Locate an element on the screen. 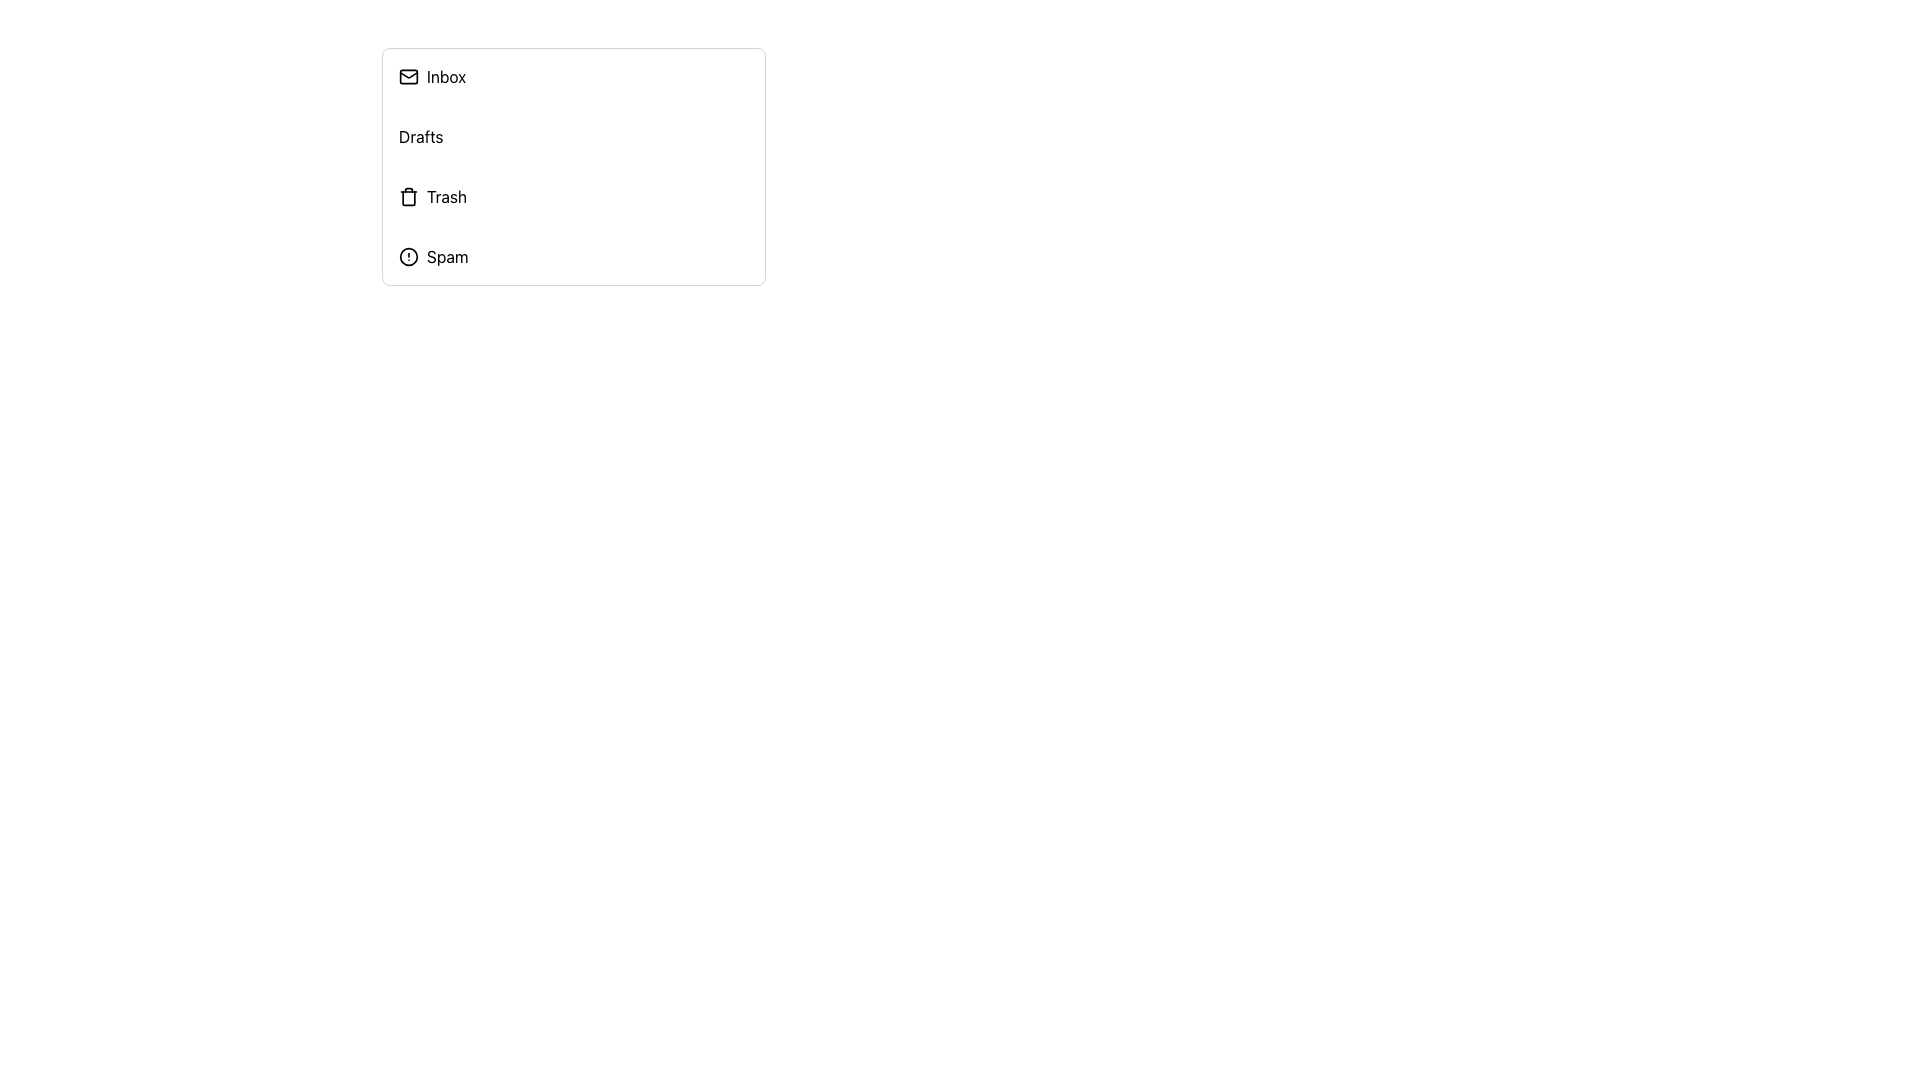 The width and height of the screenshot is (1920, 1080). the 'Spam' text label located in the sidebar menu, which is the fourth item in a vertical list and positioned immediately to the right of an alert circle icon is located at coordinates (446, 256).